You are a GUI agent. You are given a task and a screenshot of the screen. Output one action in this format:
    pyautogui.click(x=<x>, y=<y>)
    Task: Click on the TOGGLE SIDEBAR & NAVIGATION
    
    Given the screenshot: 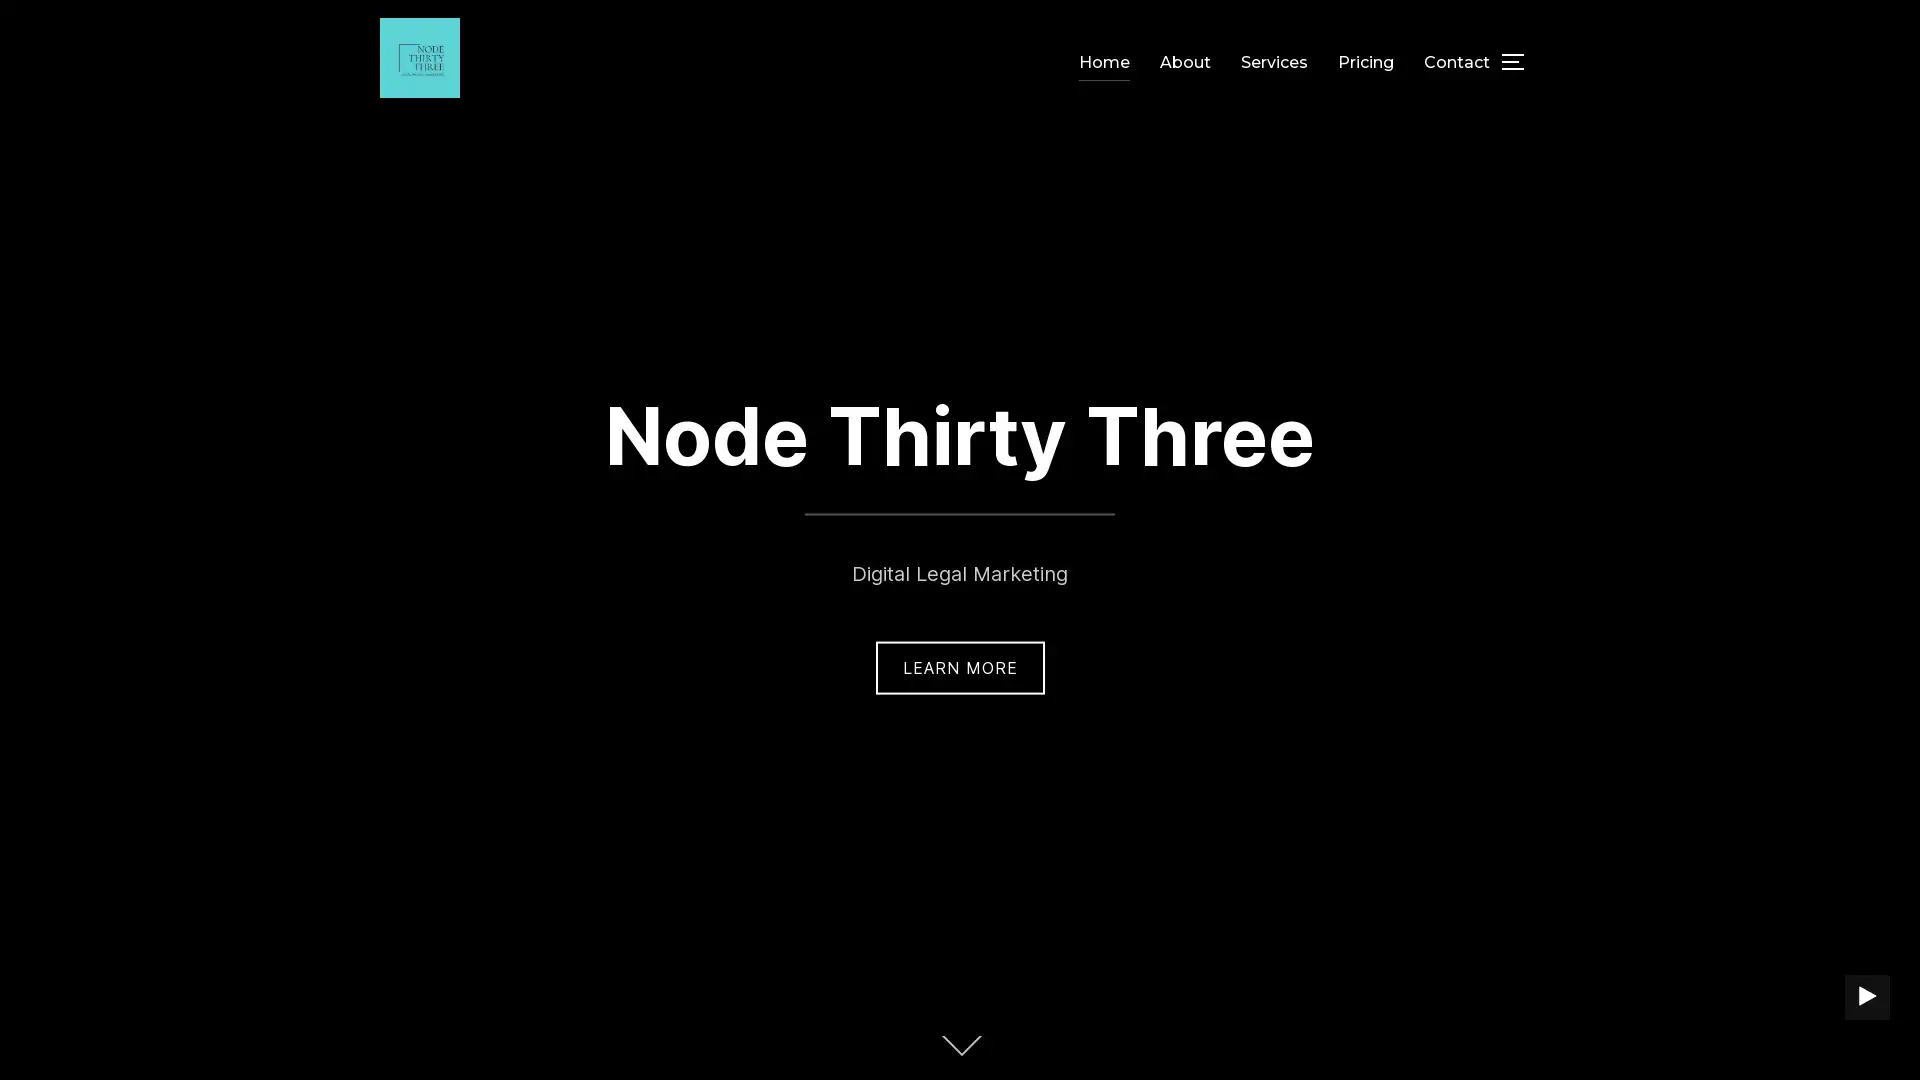 What is the action you would take?
    pyautogui.click(x=1520, y=60)
    